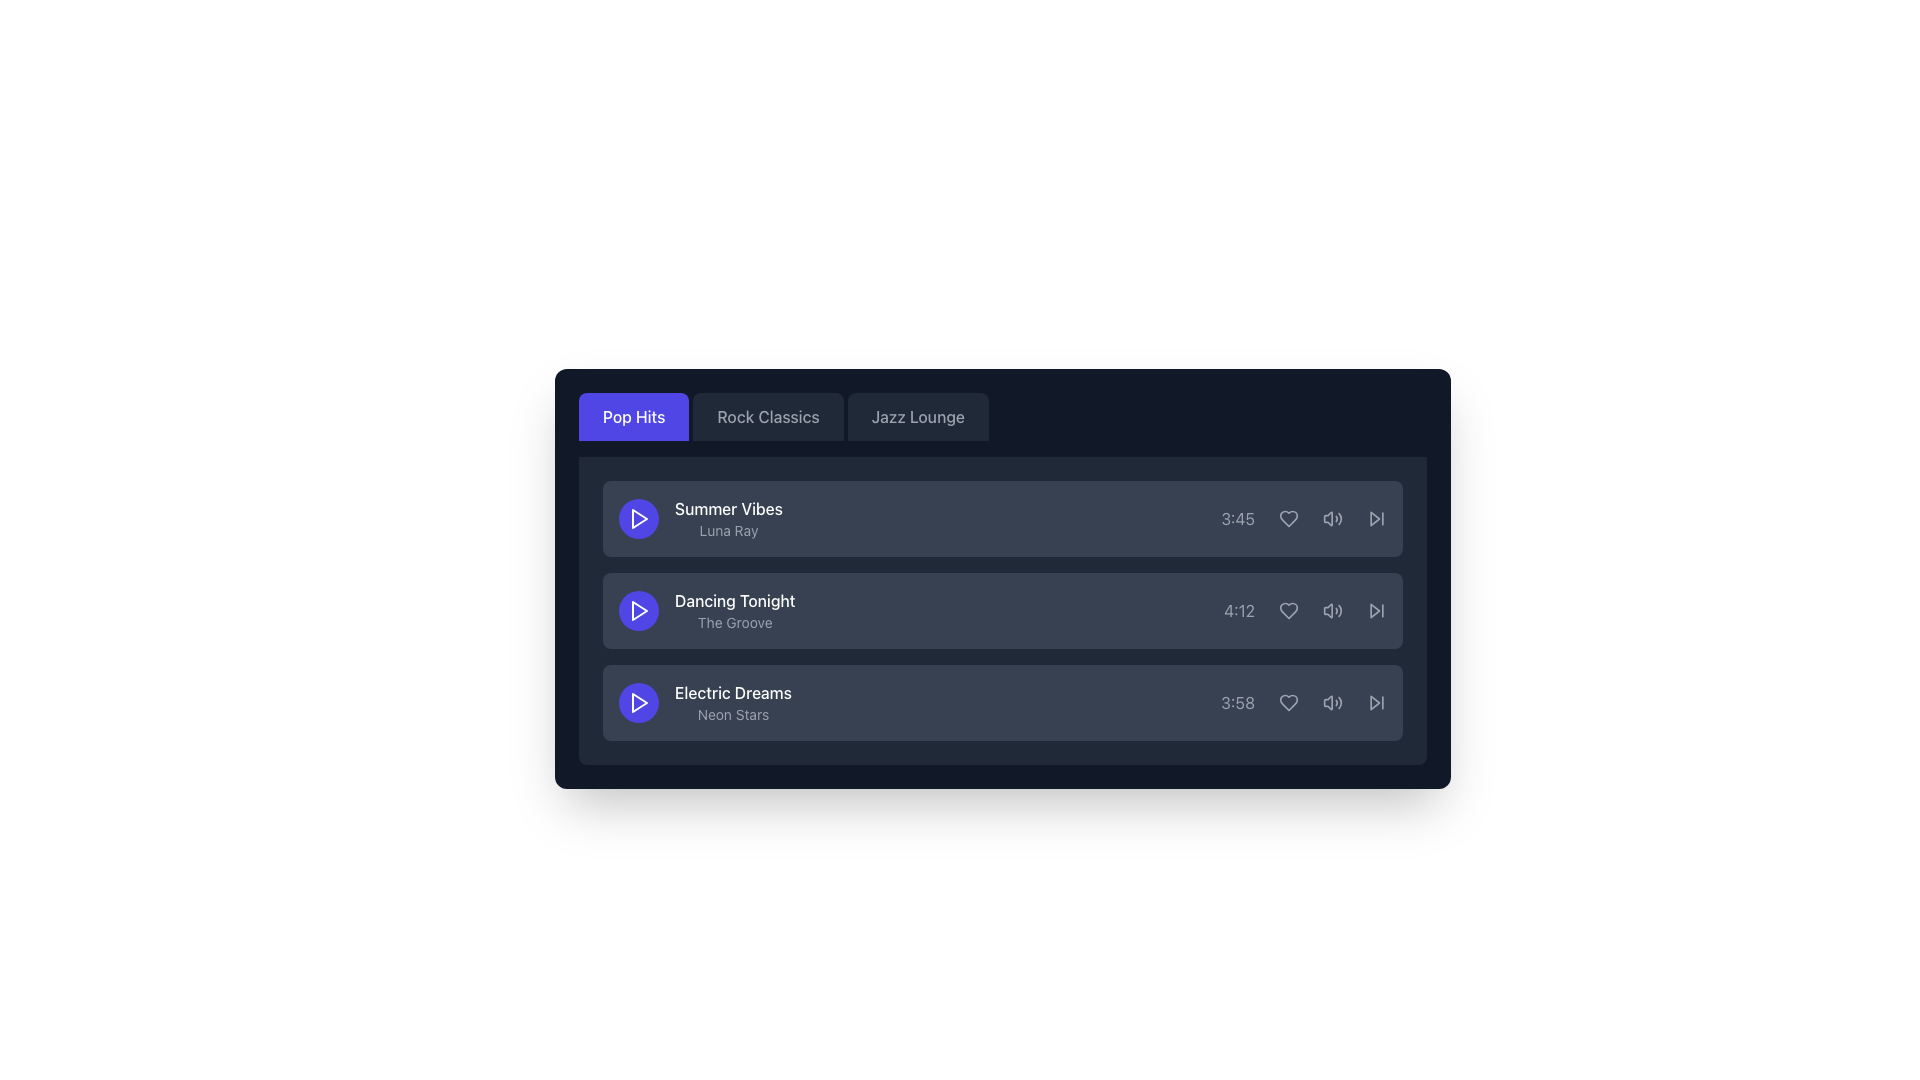  What do you see at coordinates (1328, 609) in the screenshot?
I see `the leftmost segment of the volume control icon for the second song, which represents the first level of volume or a muted state` at bounding box center [1328, 609].